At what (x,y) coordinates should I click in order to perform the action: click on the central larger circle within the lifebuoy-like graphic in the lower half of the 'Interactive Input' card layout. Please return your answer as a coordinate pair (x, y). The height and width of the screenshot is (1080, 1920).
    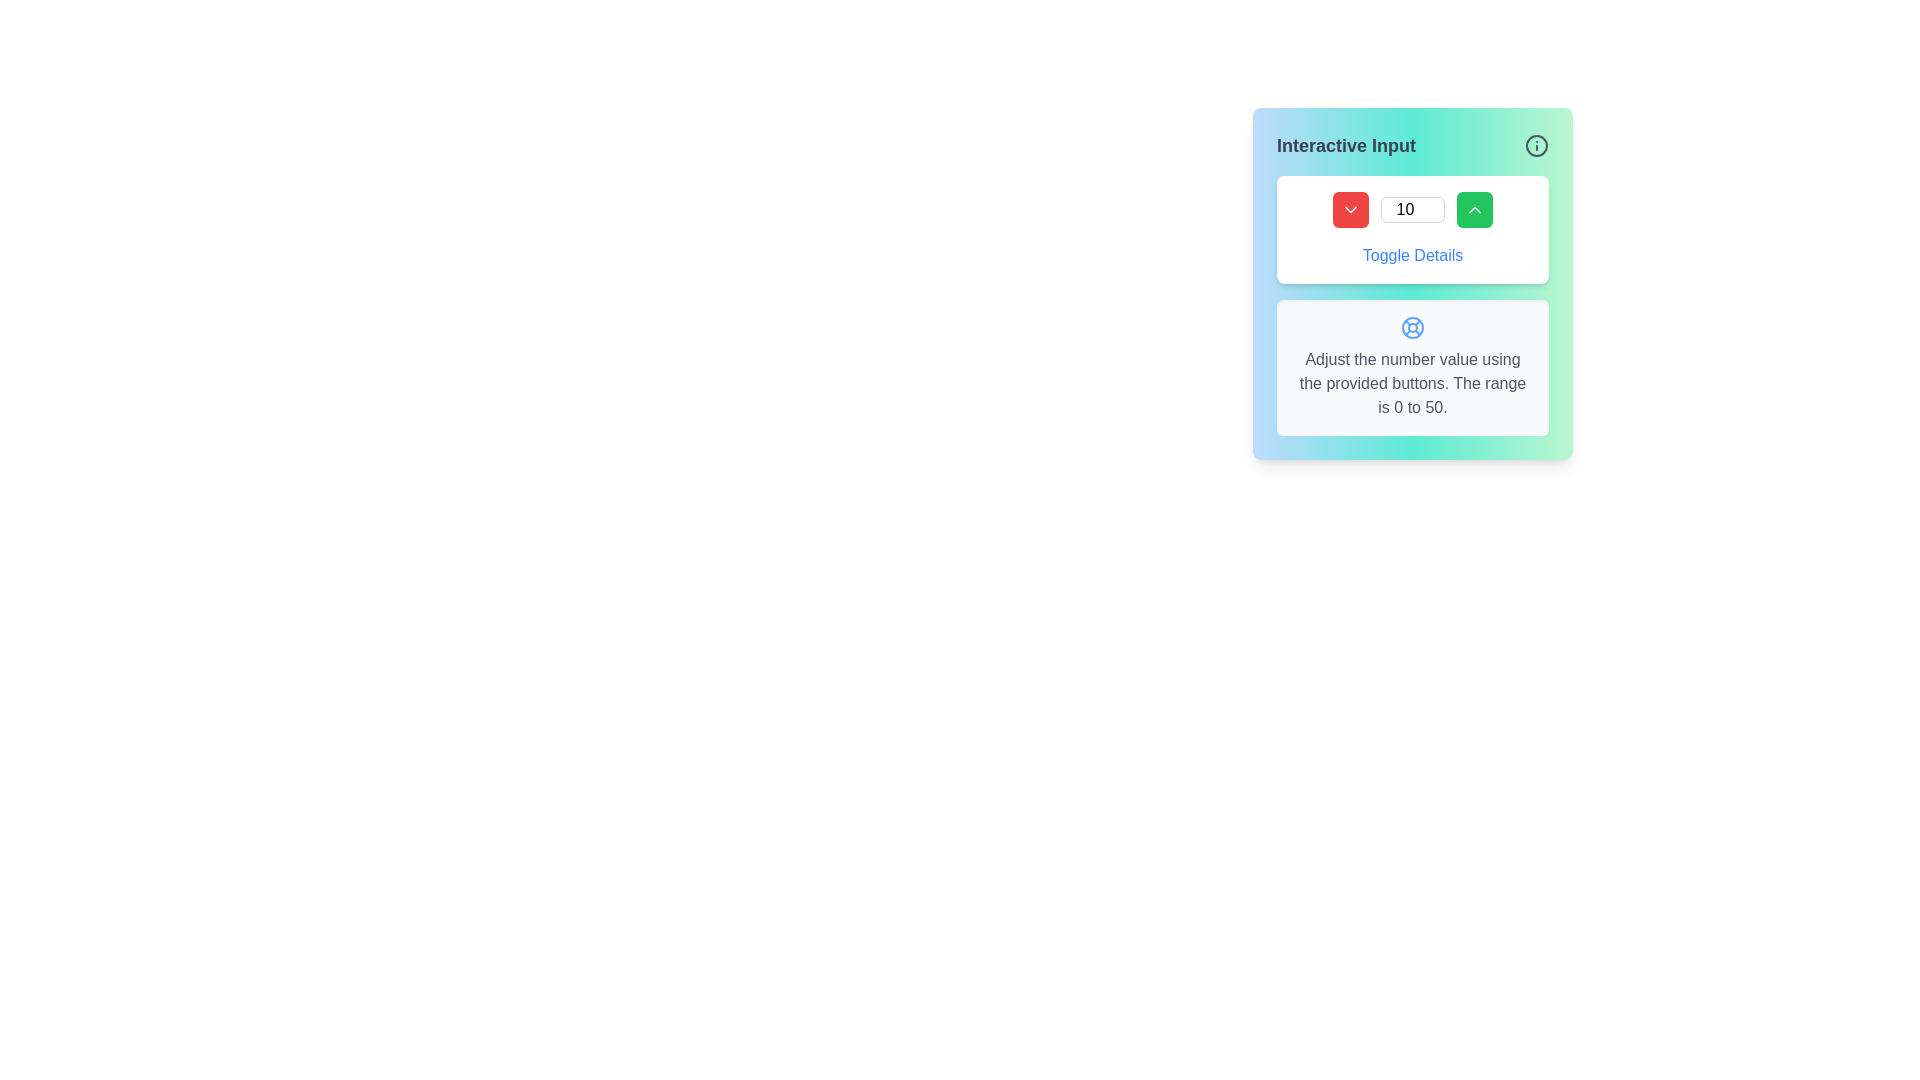
    Looking at the image, I should click on (1411, 326).